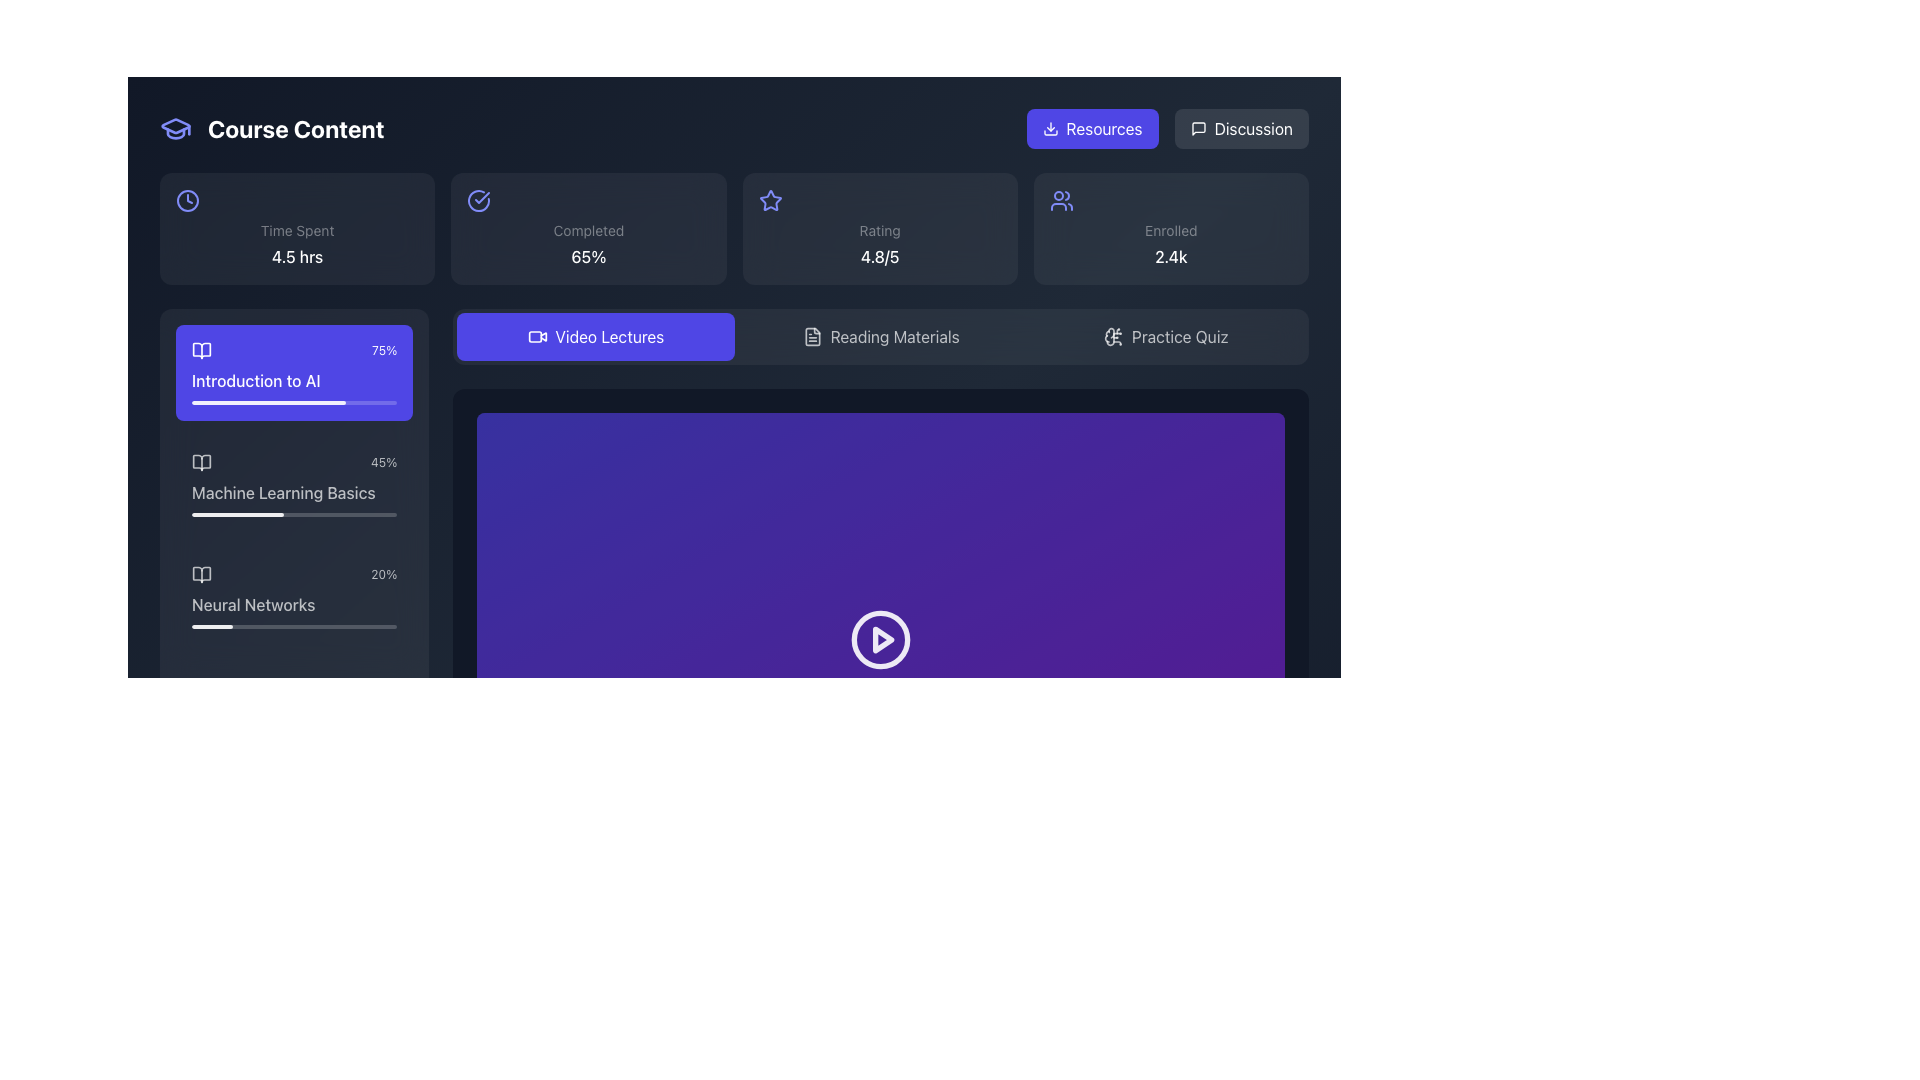 This screenshot has width=1920, height=1080. I want to click on the Information Widget displaying the icon of users, the text 'Enrolled', and the number '2.4k', located at the top-right corner of the grid layout, adjacent to the 'Rating' widget, so click(1171, 227).